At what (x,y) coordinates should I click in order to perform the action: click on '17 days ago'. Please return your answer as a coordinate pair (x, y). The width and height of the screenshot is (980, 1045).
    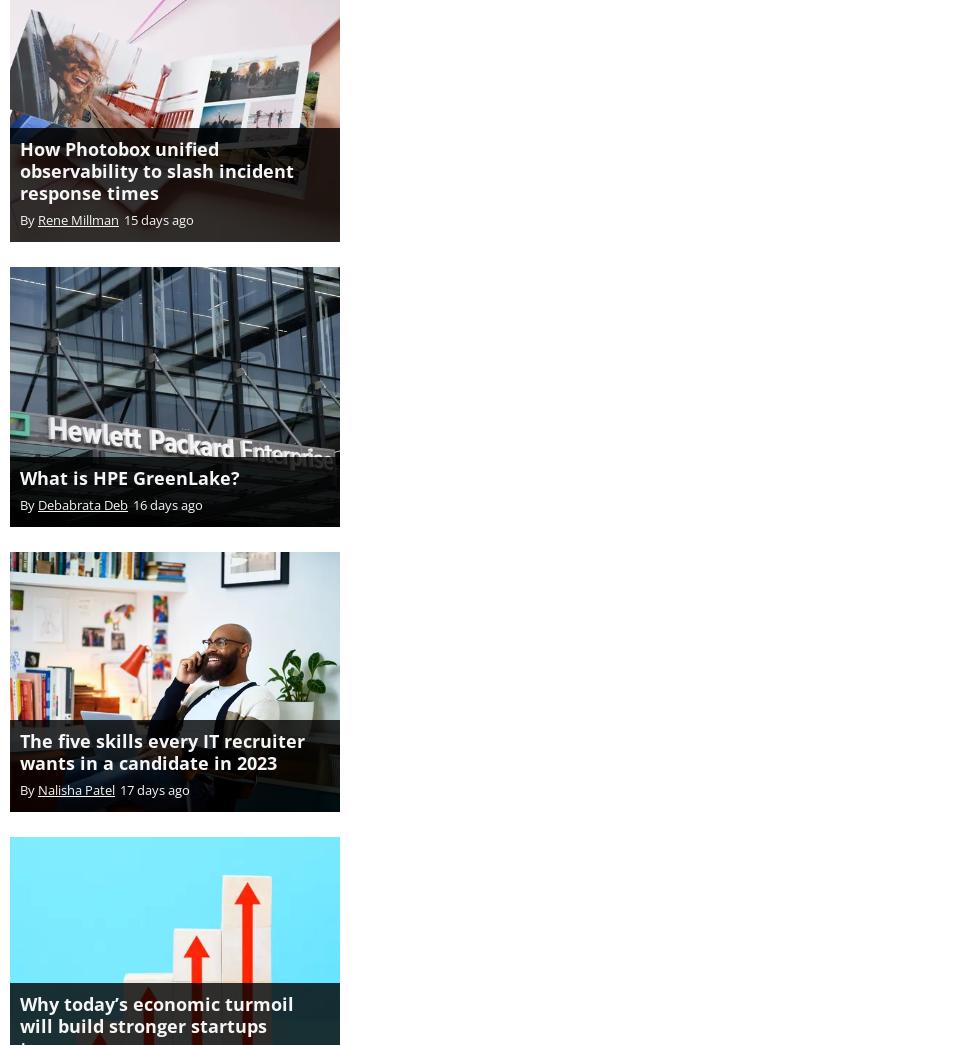
    Looking at the image, I should click on (155, 769).